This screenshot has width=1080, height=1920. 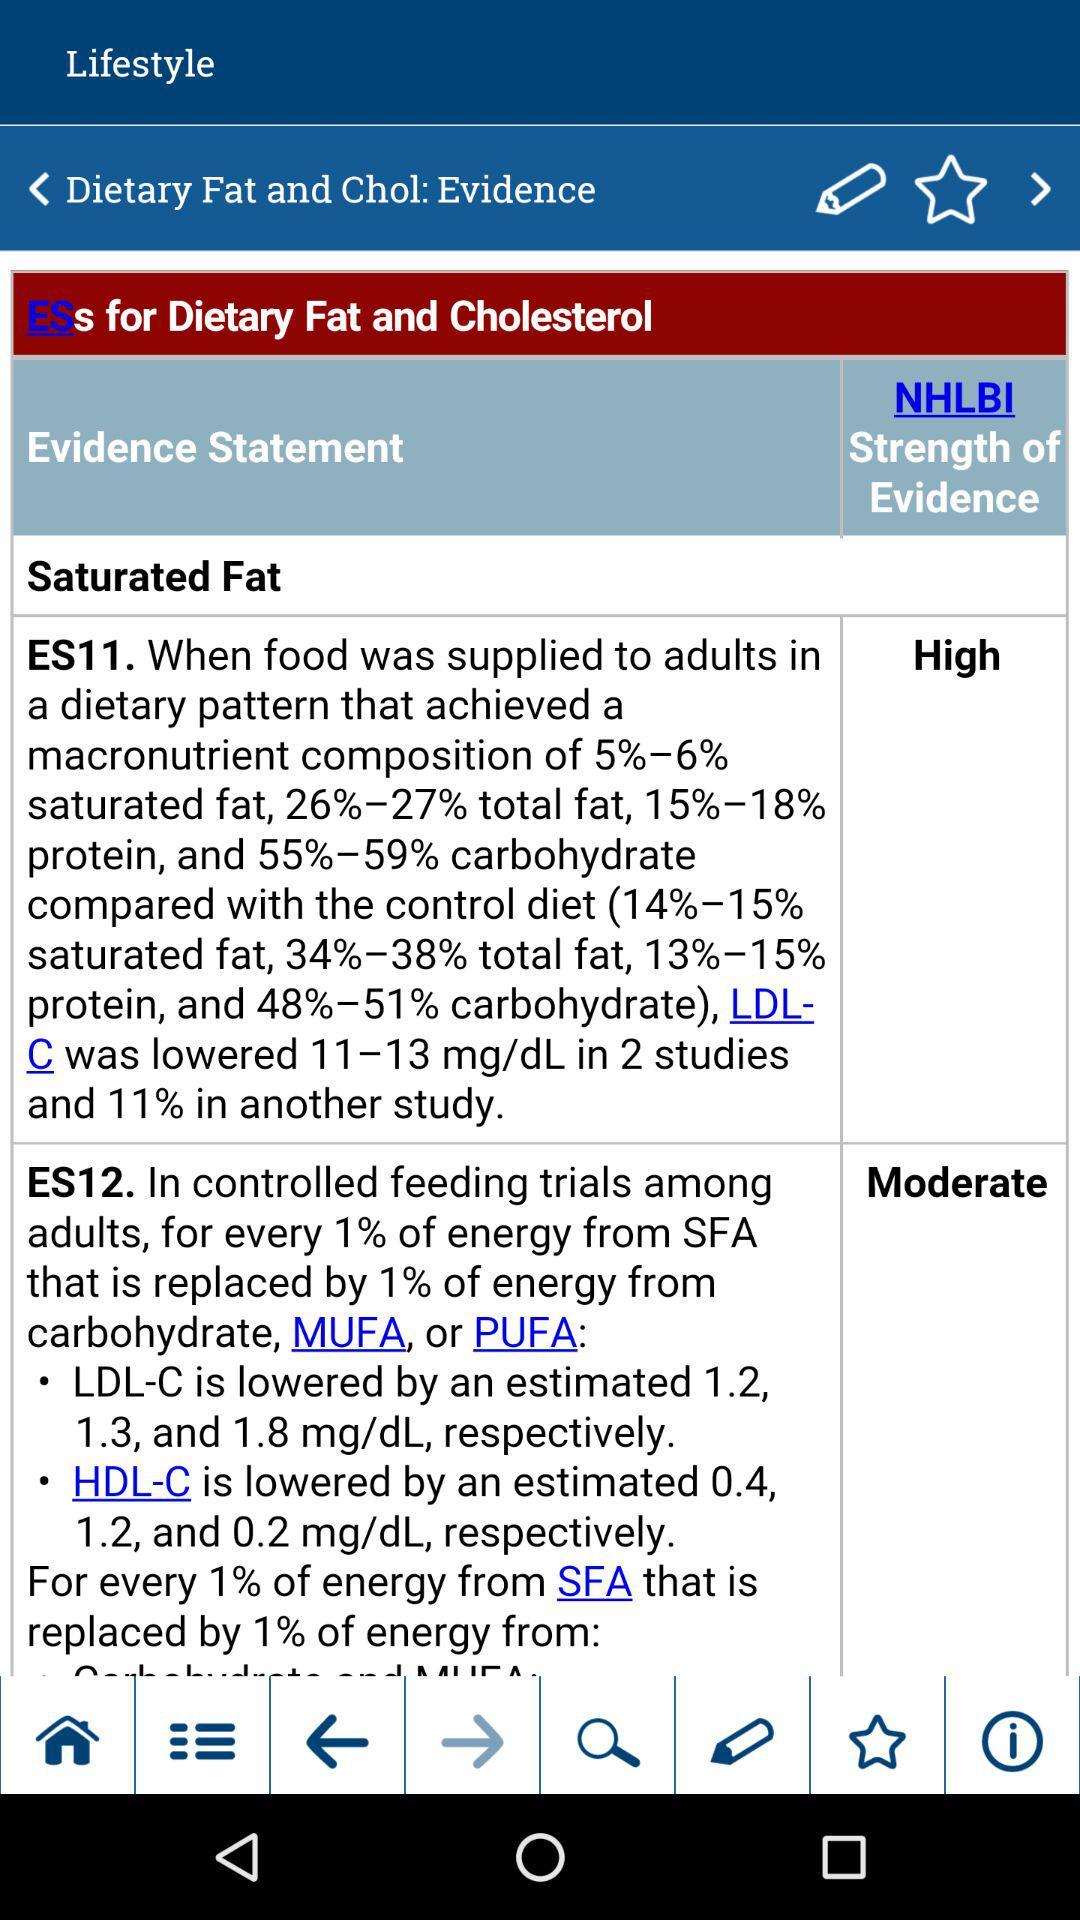 What do you see at coordinates (540, 964) in the screenshot?
I see `info option` at bounding box center [540, 964].